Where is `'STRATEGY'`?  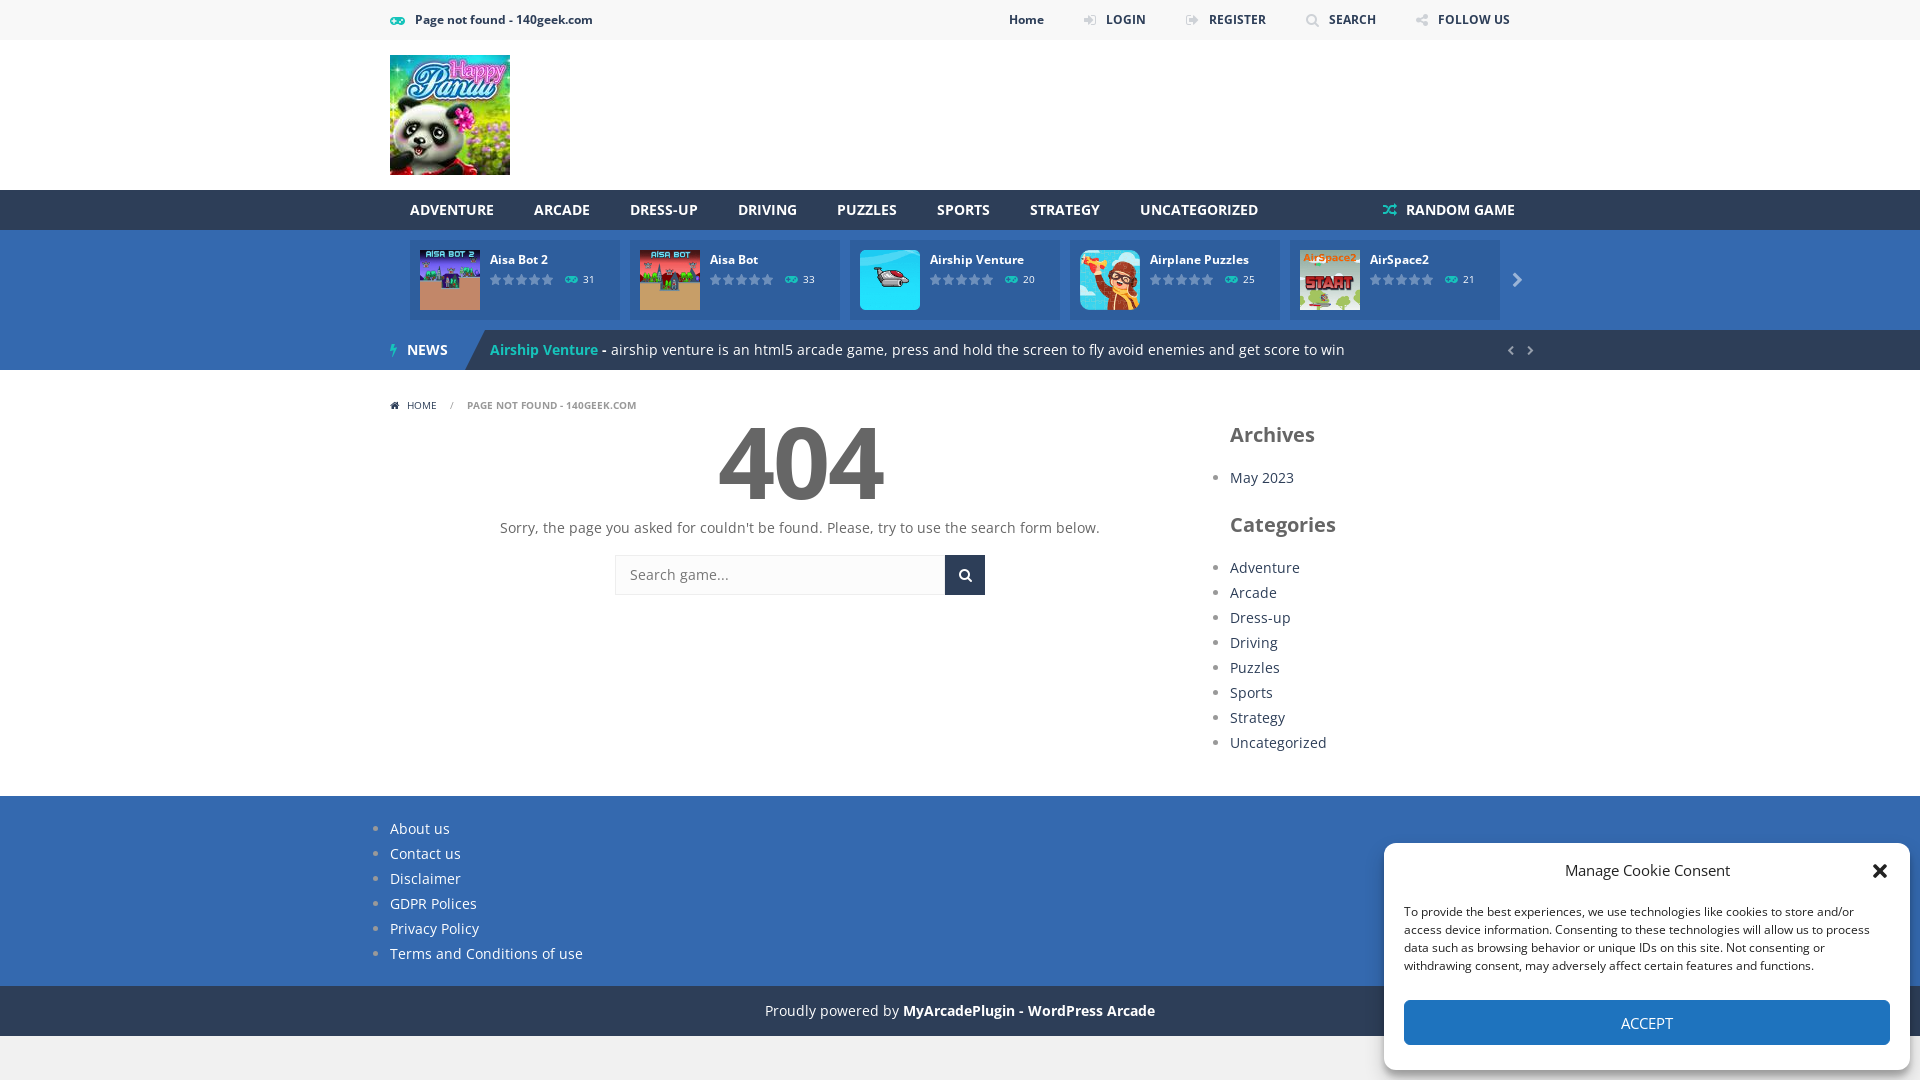
'STRATEGY' is located at coordinates (1064, 209).